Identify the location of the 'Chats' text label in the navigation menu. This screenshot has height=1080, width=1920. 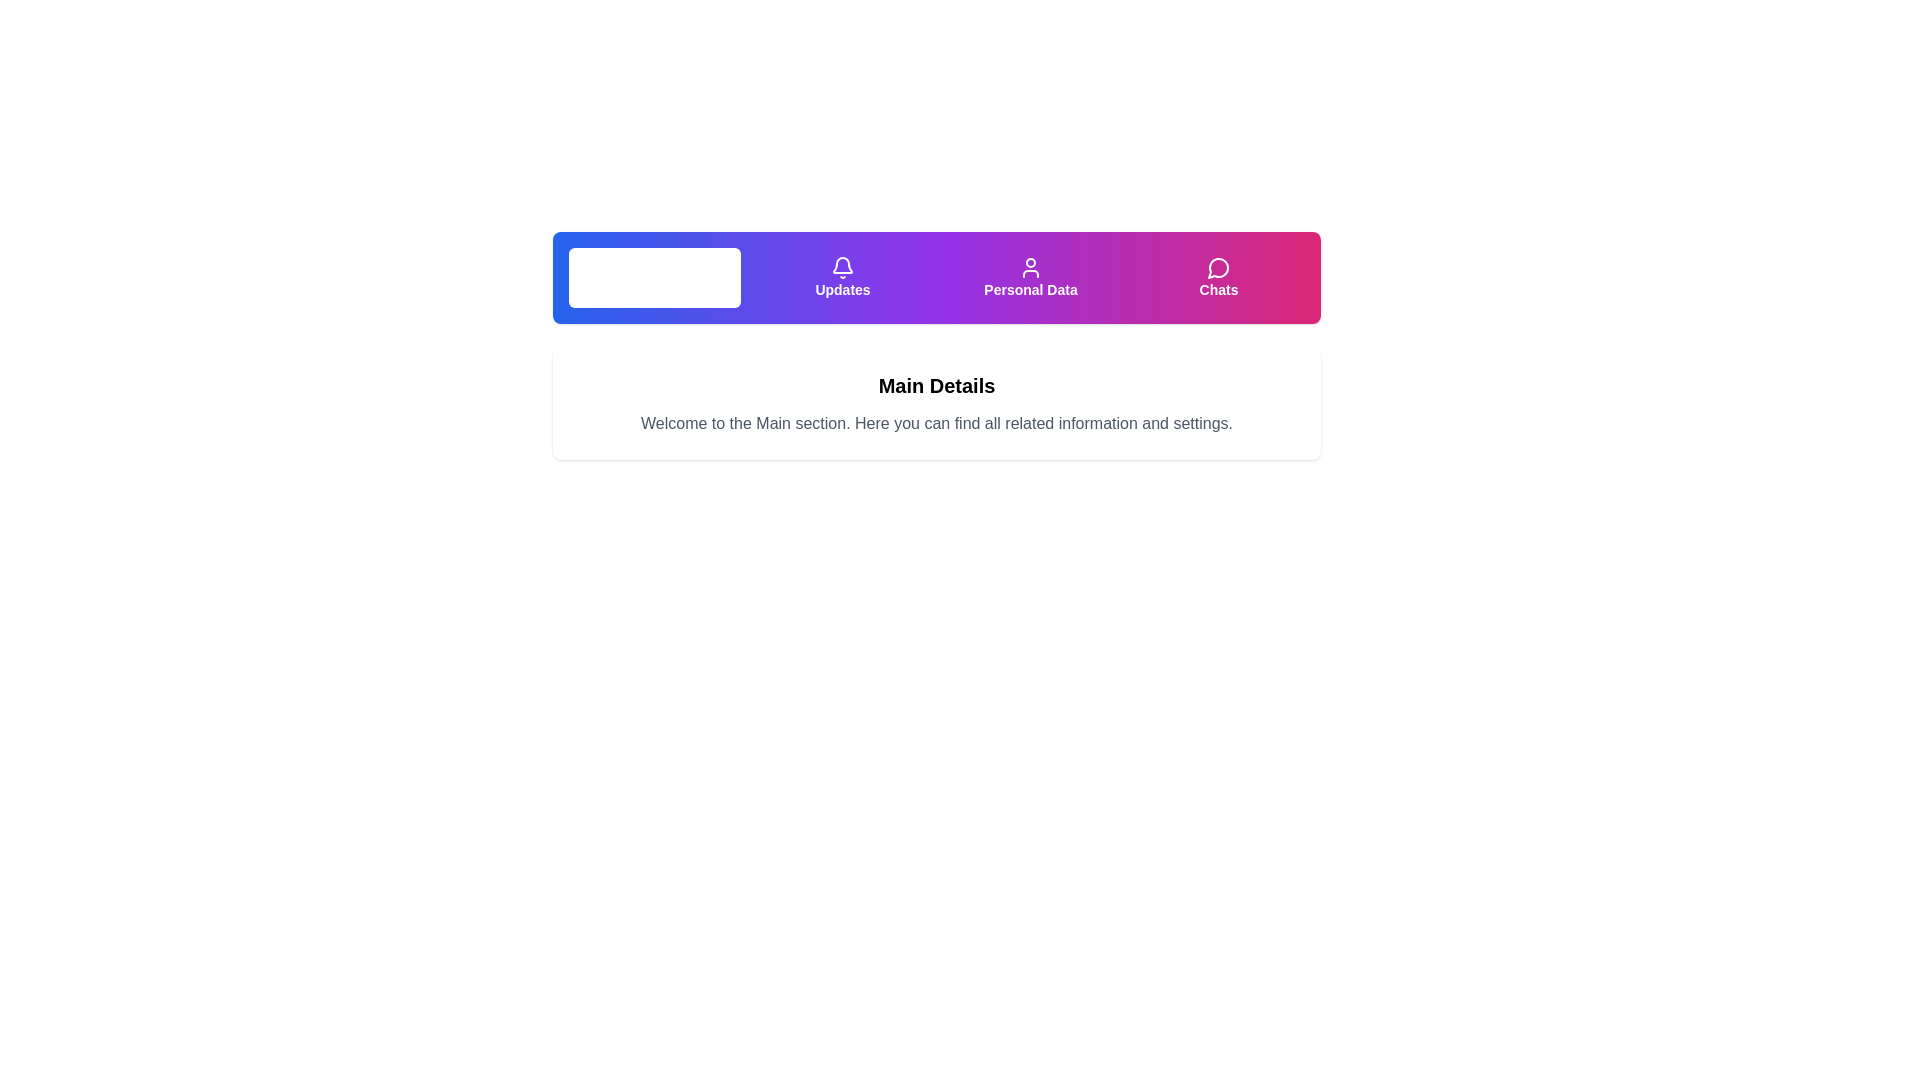
(1218, 289).